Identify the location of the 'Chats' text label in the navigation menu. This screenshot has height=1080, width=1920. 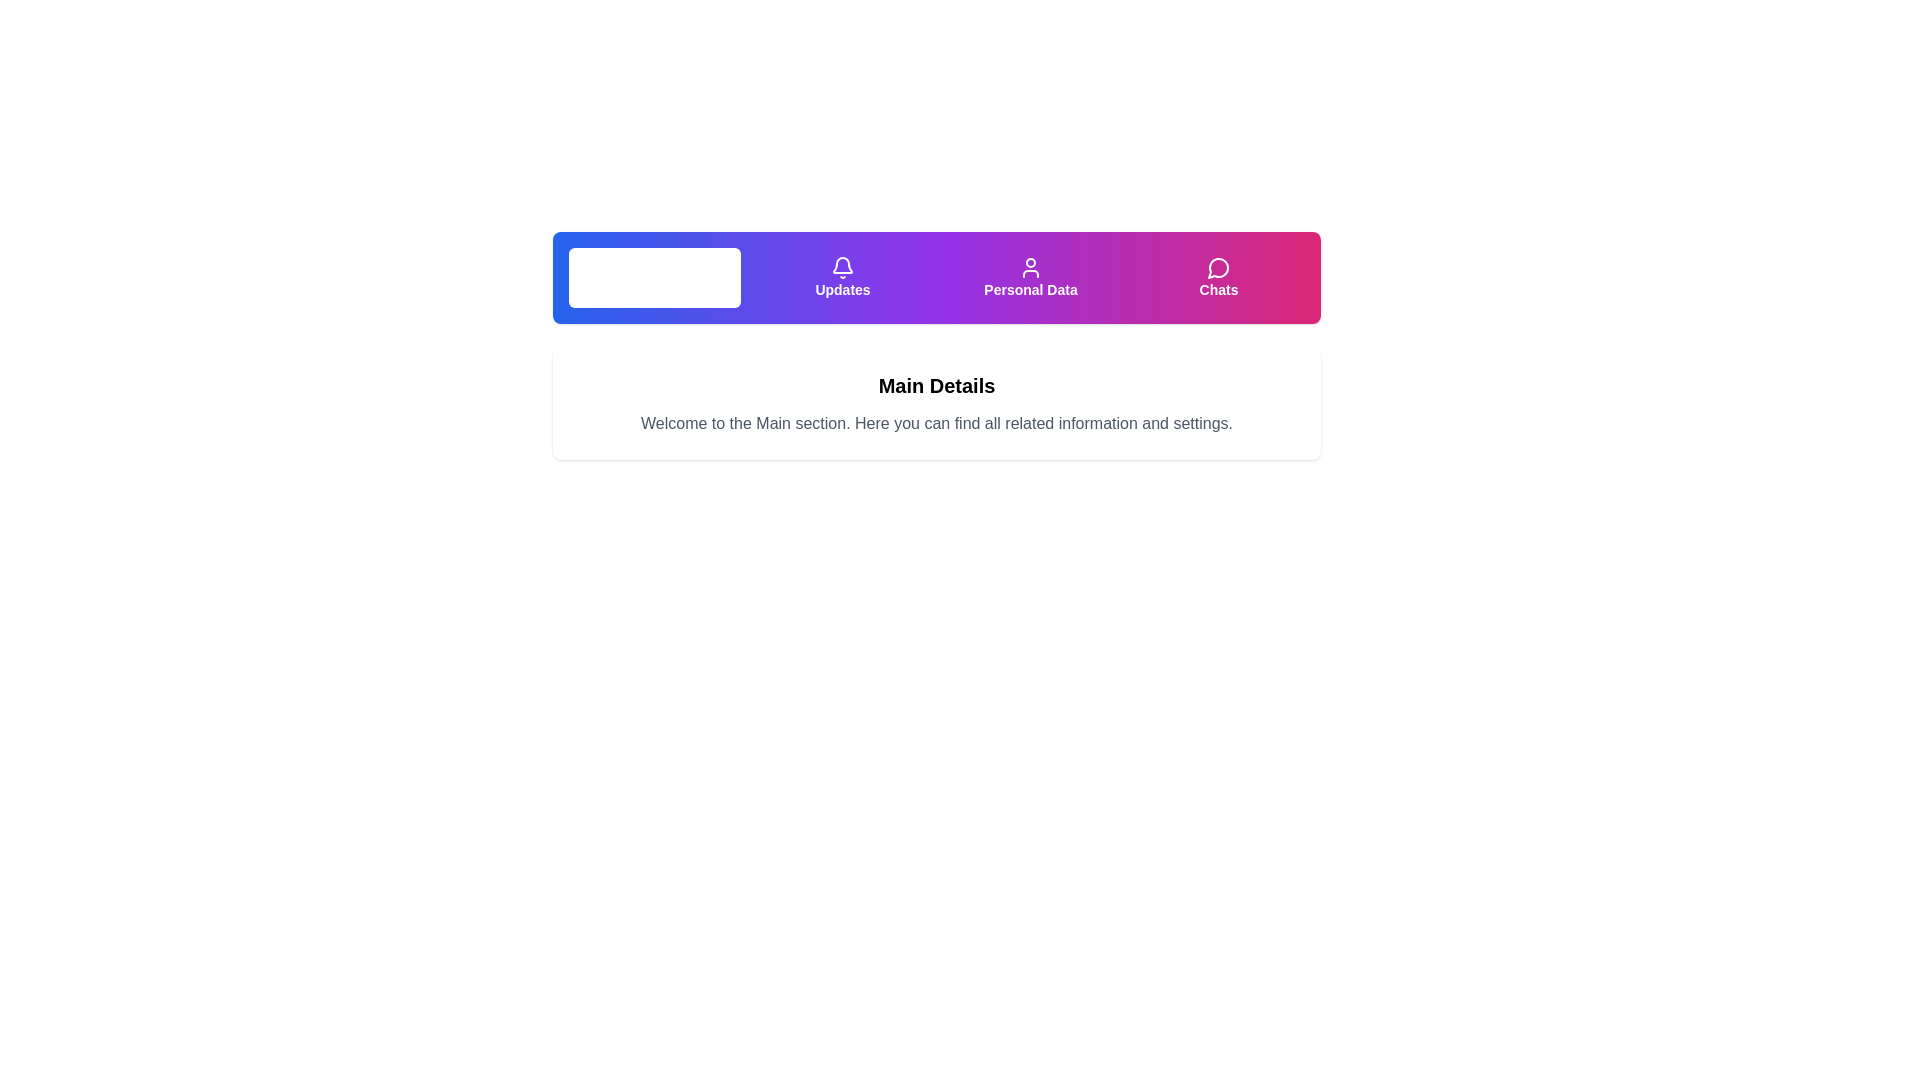
(1218, 289).